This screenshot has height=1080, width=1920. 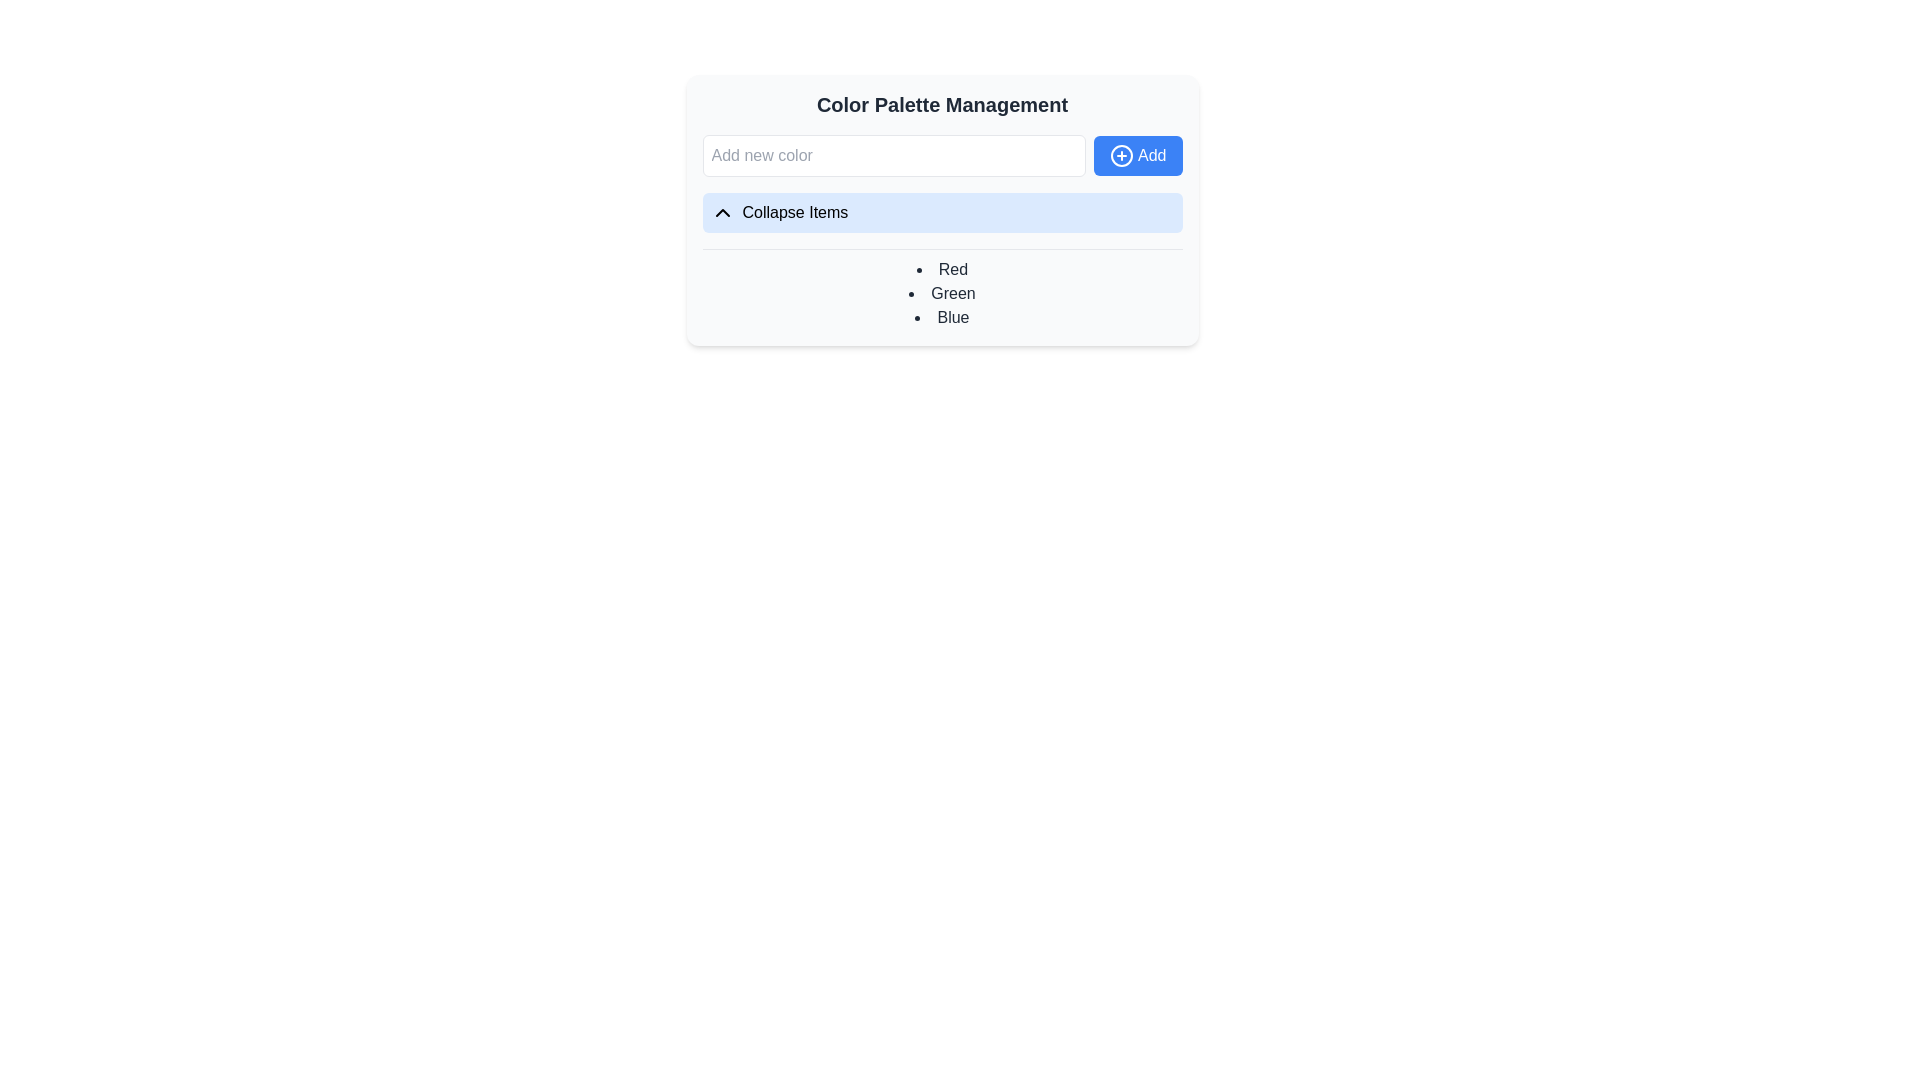 What do you see at coordinates (1122, 154) in the screenshot?
I see `the circular icon with a plus symbol (+) in the center, which is part of the add button located to the right of the text input field in the 'Color Palette Management' section` at bounding box center [1122, 154].